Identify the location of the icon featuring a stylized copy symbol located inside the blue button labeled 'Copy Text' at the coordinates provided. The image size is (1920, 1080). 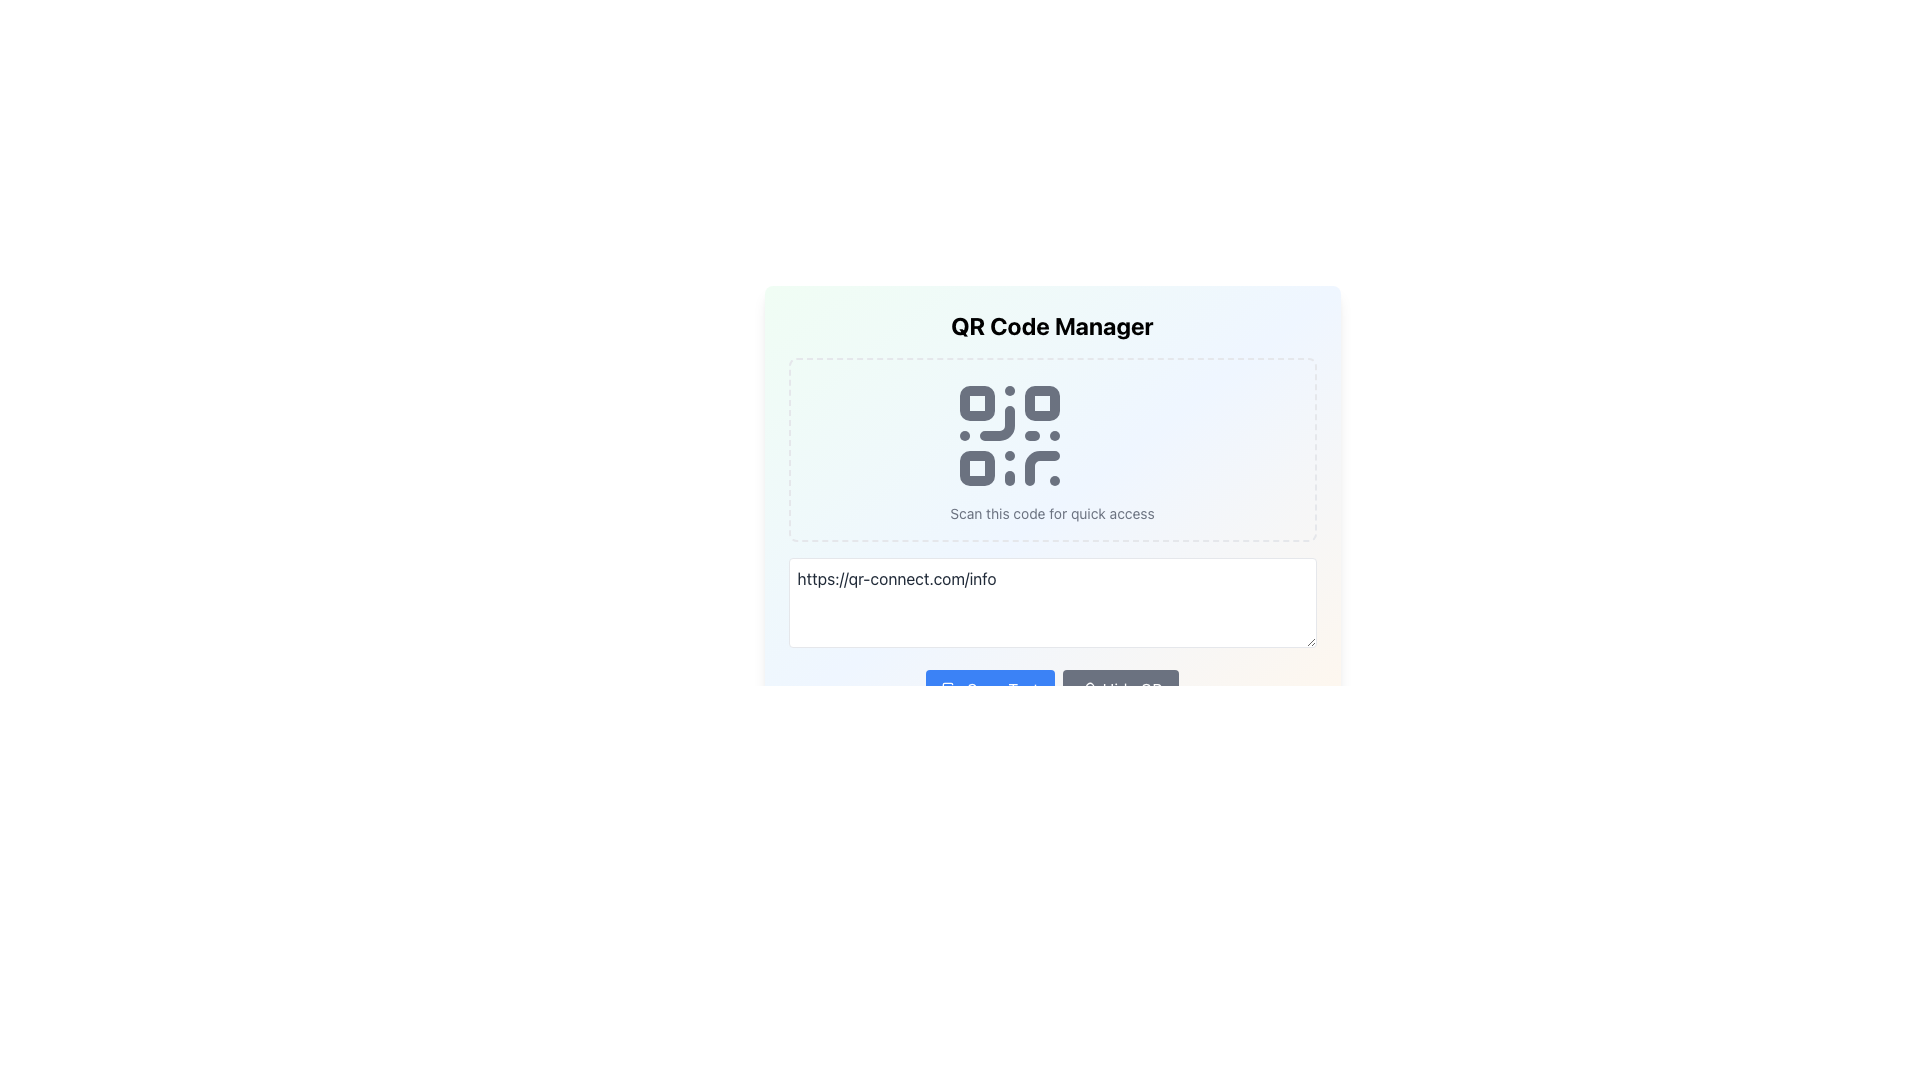
(949, 689).